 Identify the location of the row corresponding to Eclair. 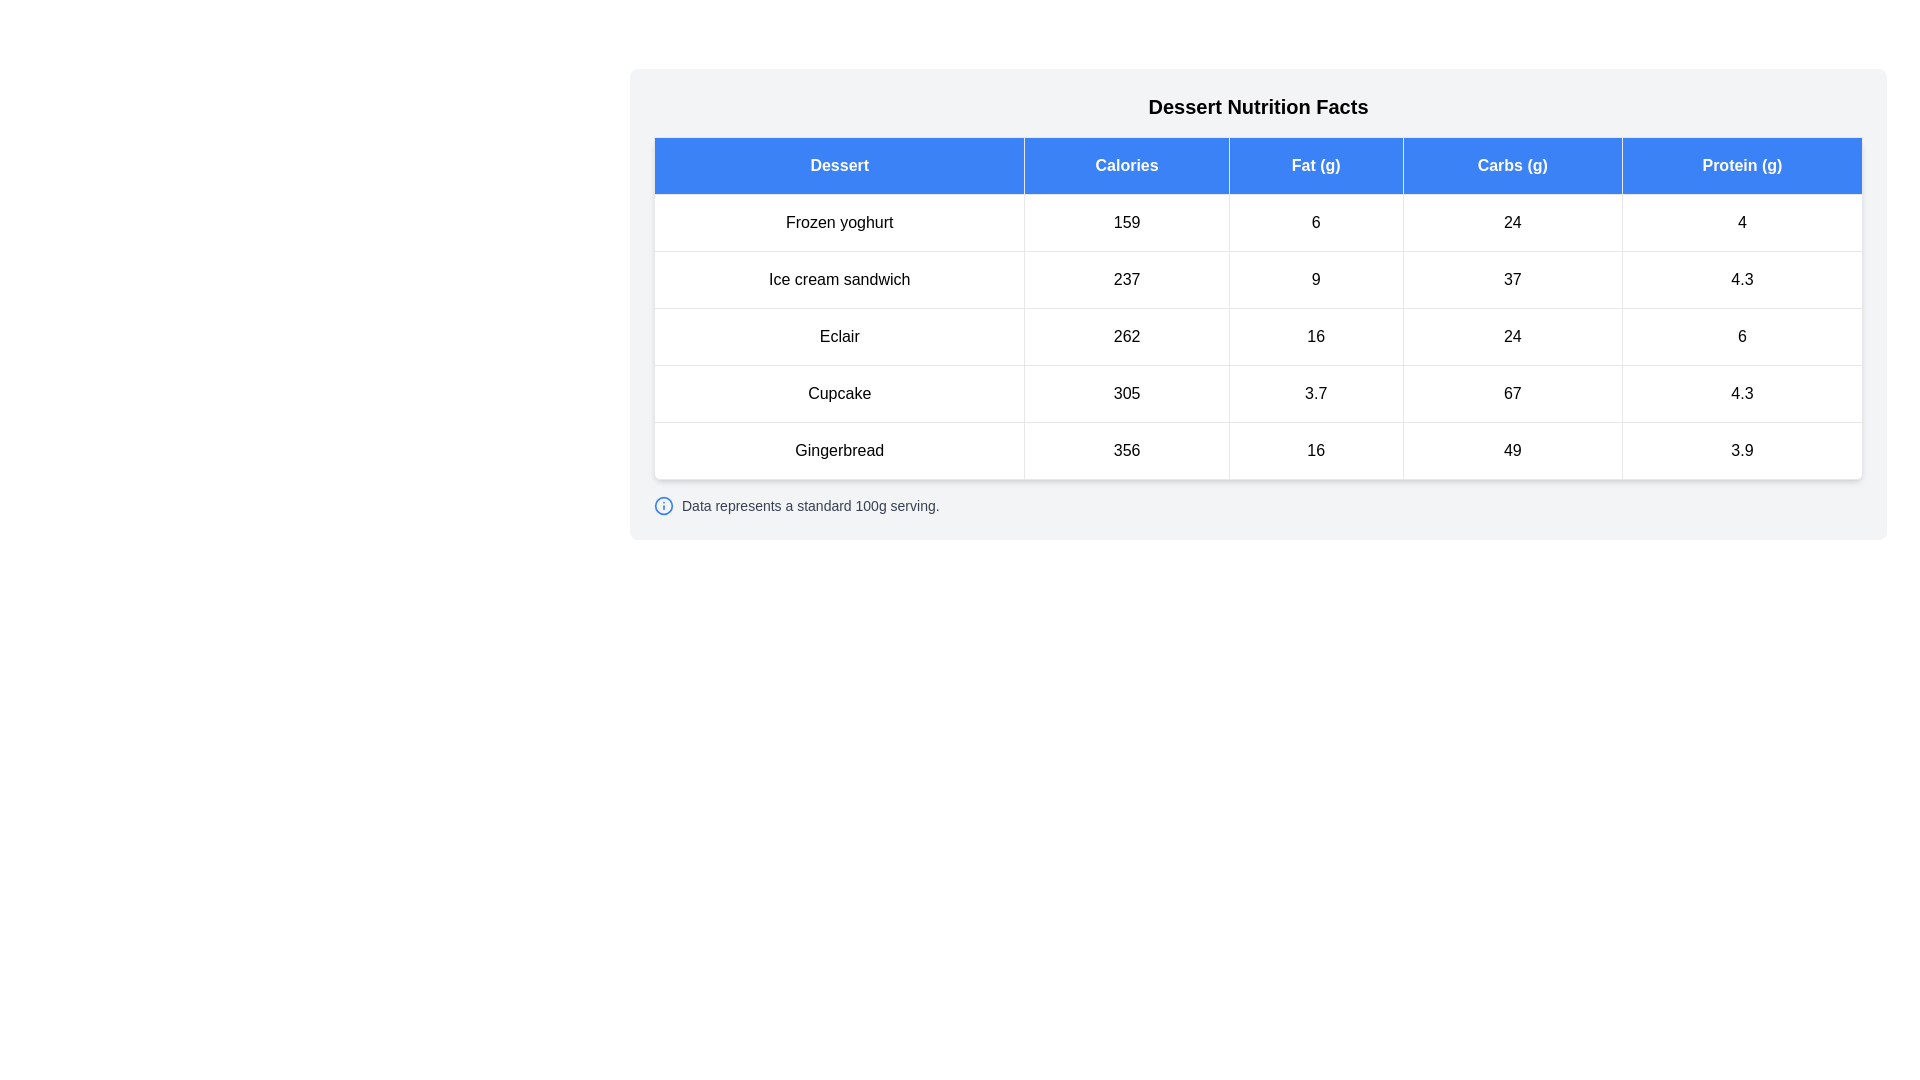
(1257, 335).